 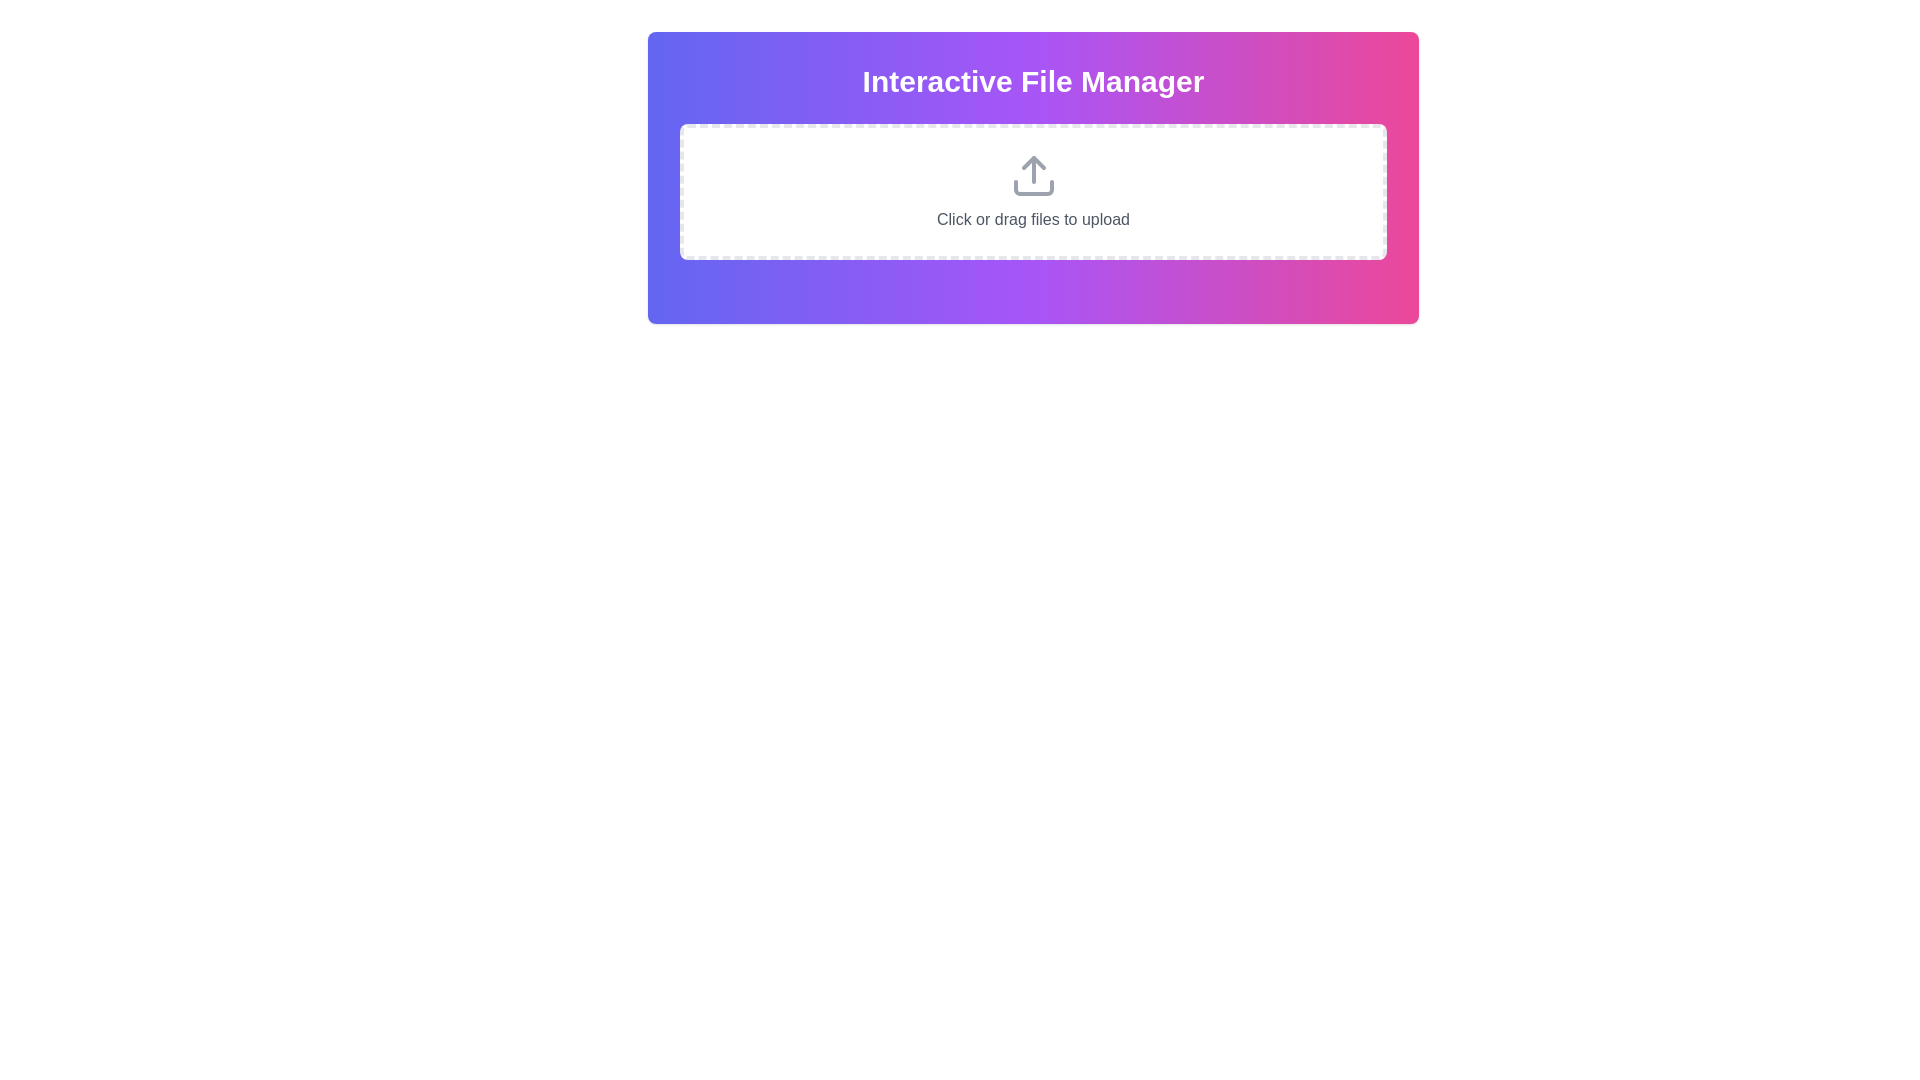 I want to click on the Upload area located below the 'Interactive File Manager' title, so click(x=1033, y=192).